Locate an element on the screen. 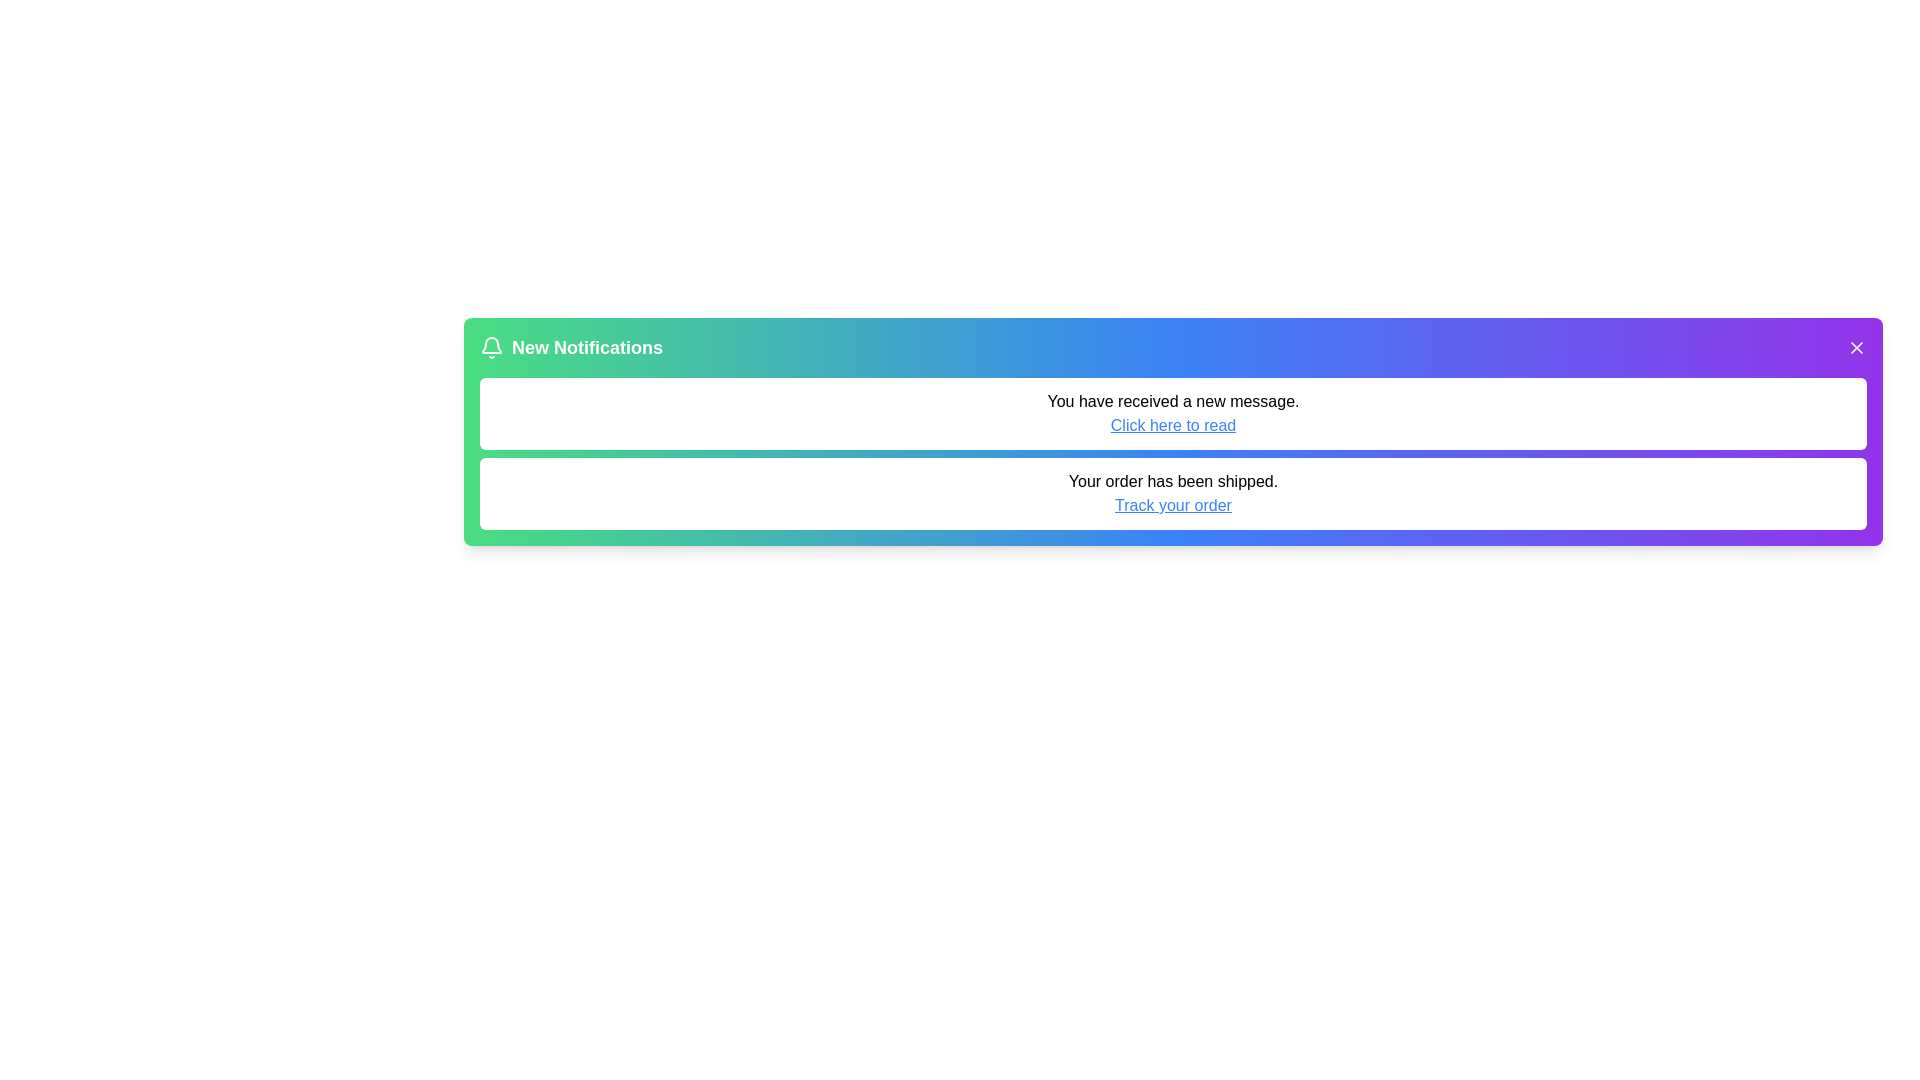 This screenshot has height=1080, width=1920. the blue-colored hyperlink styled with an underline text saying 'Click here to read' located within the white-bordered notification box below the text 'You have received a new message.' is located at coordinates (1173, 424).